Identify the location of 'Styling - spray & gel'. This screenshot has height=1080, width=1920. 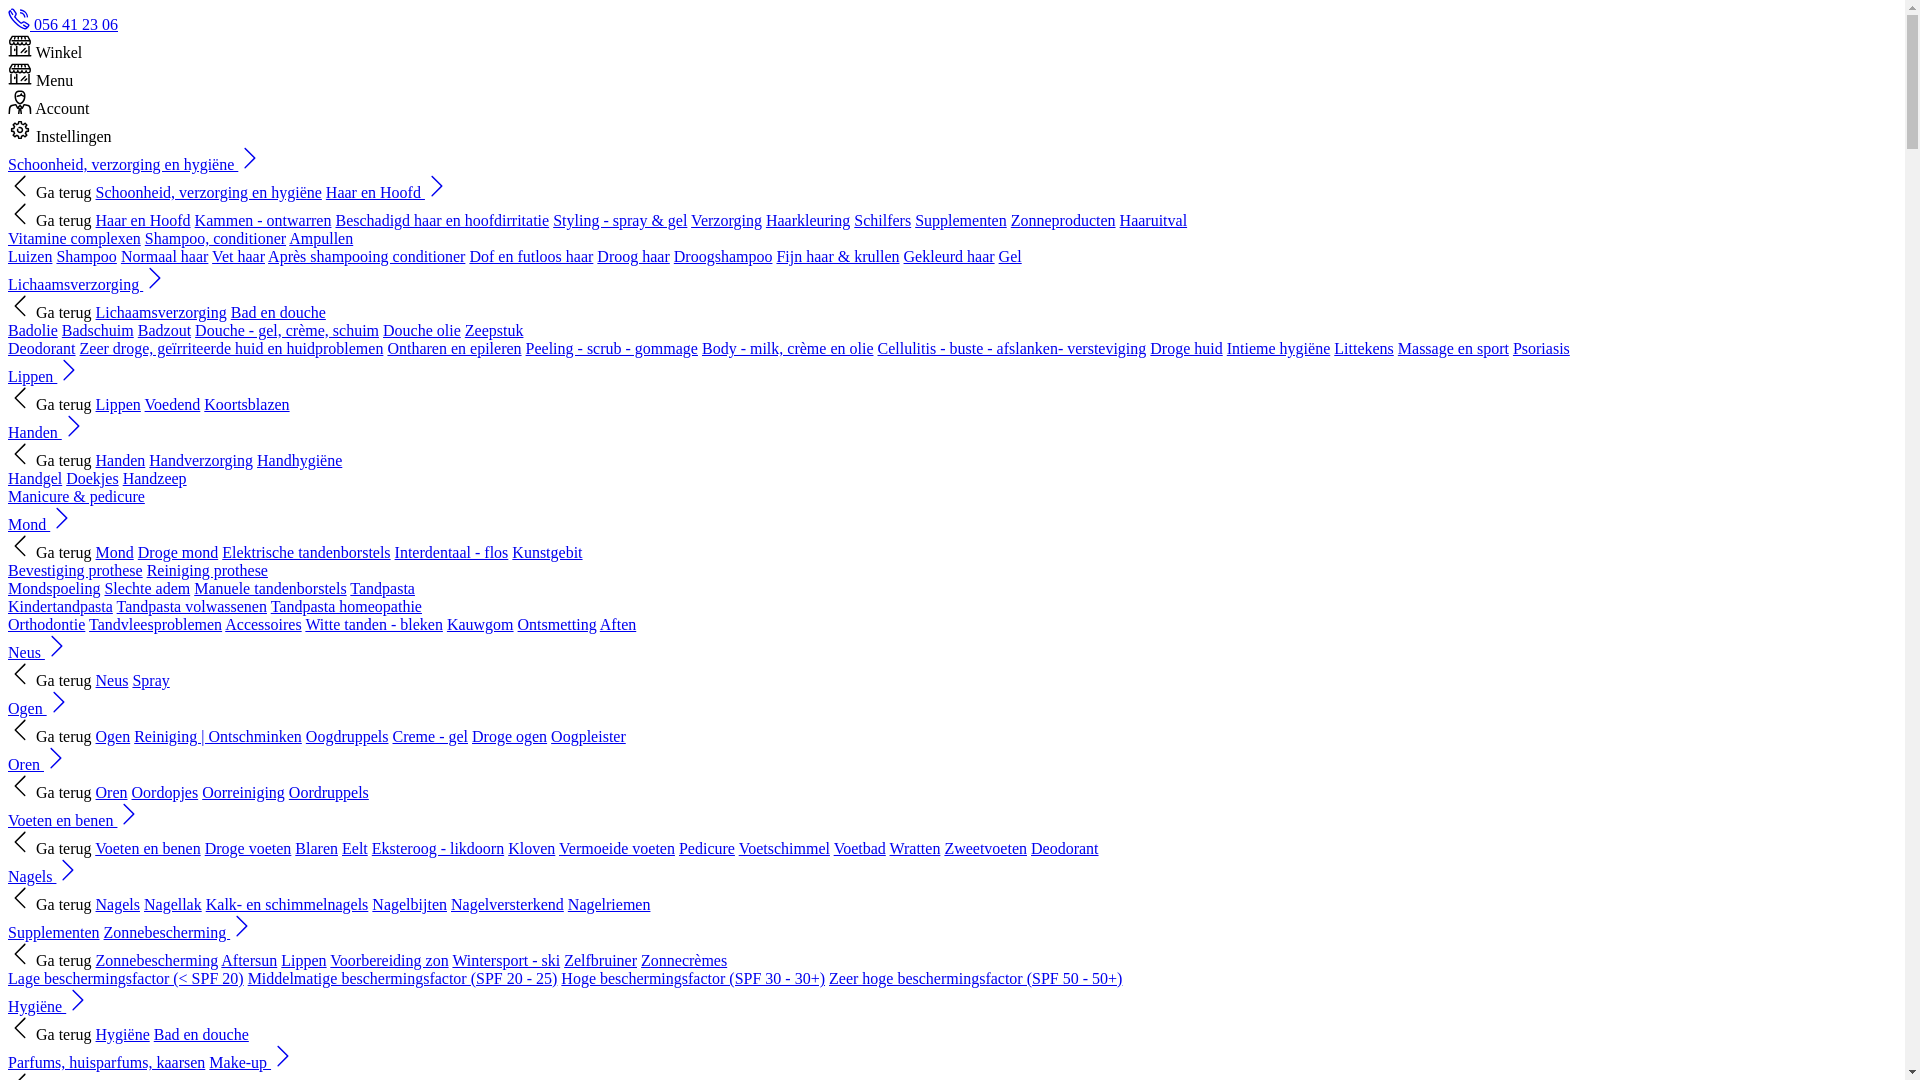
(618, 220).